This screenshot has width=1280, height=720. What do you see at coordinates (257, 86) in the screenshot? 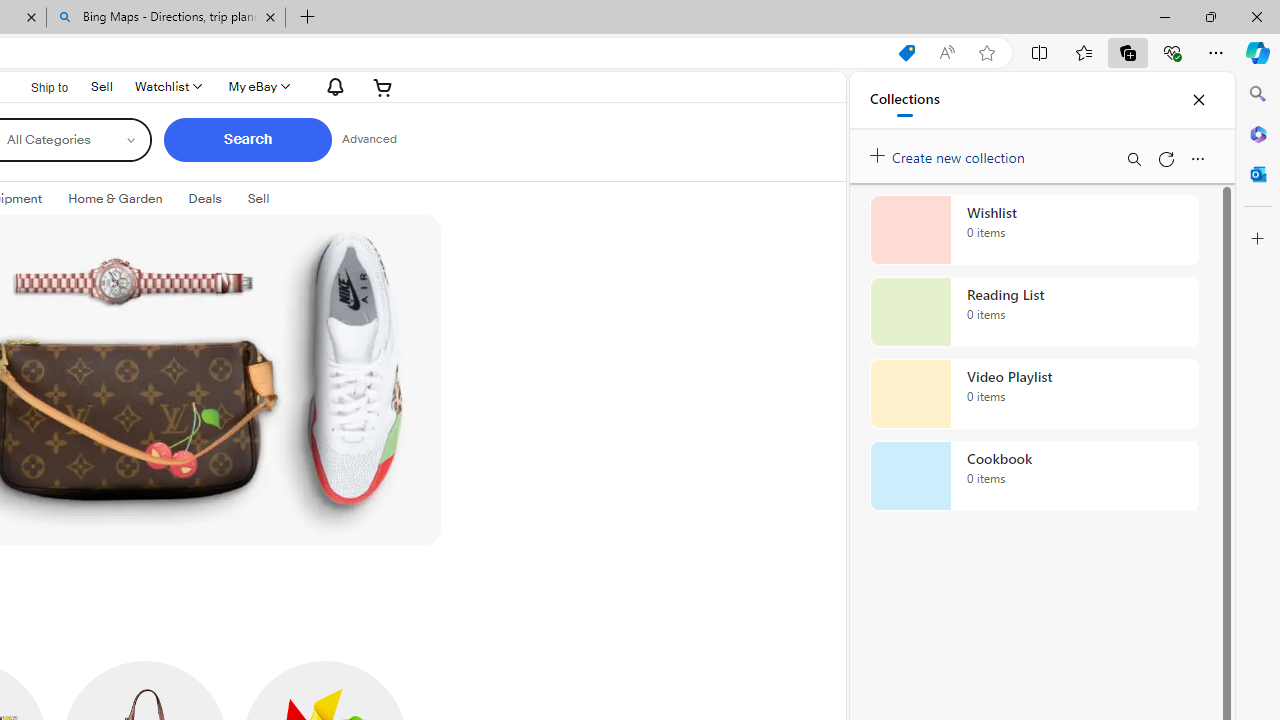
I see `'My eBay'` at bounding box center [257, 86].